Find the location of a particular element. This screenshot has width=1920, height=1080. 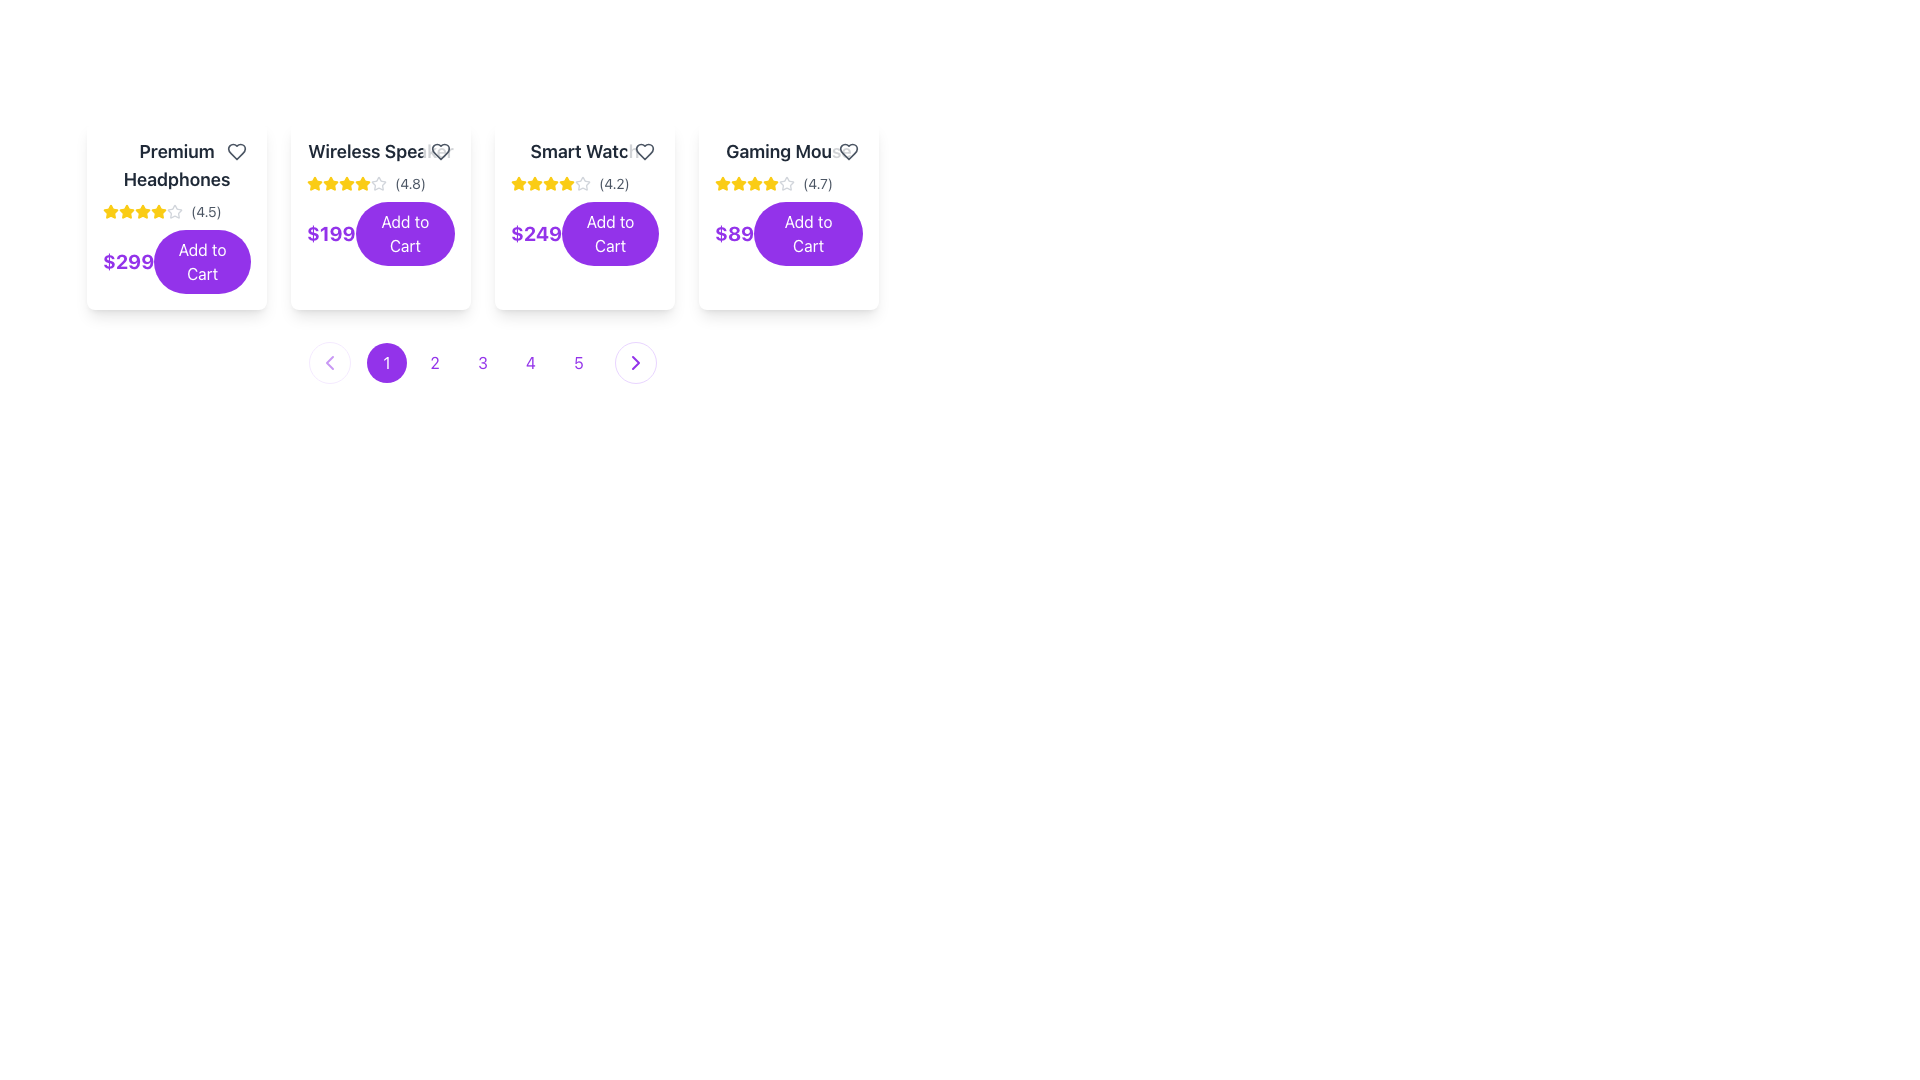

the fifth star icon in the rating system, which is a small, yellow star-shaped icon located beneath the title 'Premium Headphones' on the leftmost product card is located at coordinates (157, 212).